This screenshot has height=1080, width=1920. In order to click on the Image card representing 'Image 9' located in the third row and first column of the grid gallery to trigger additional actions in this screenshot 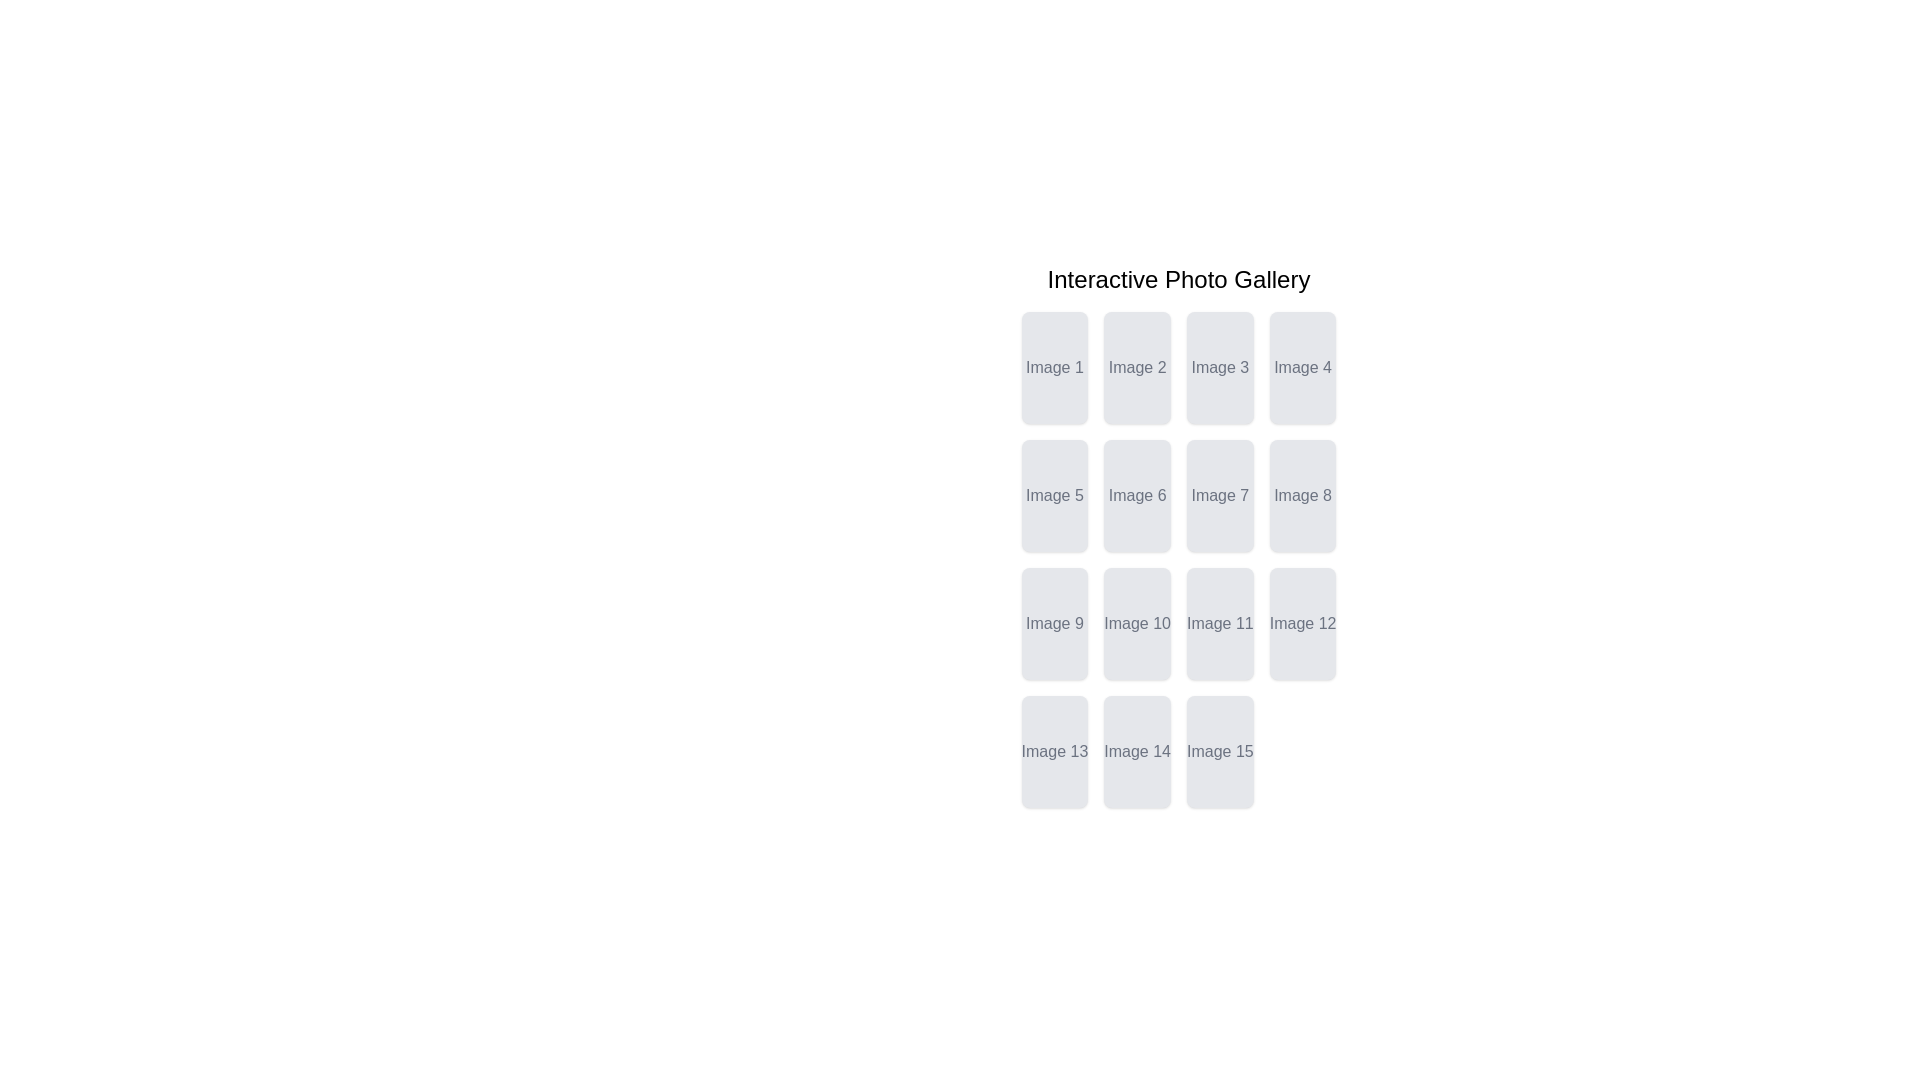, I will do `click(1053, 623)`.